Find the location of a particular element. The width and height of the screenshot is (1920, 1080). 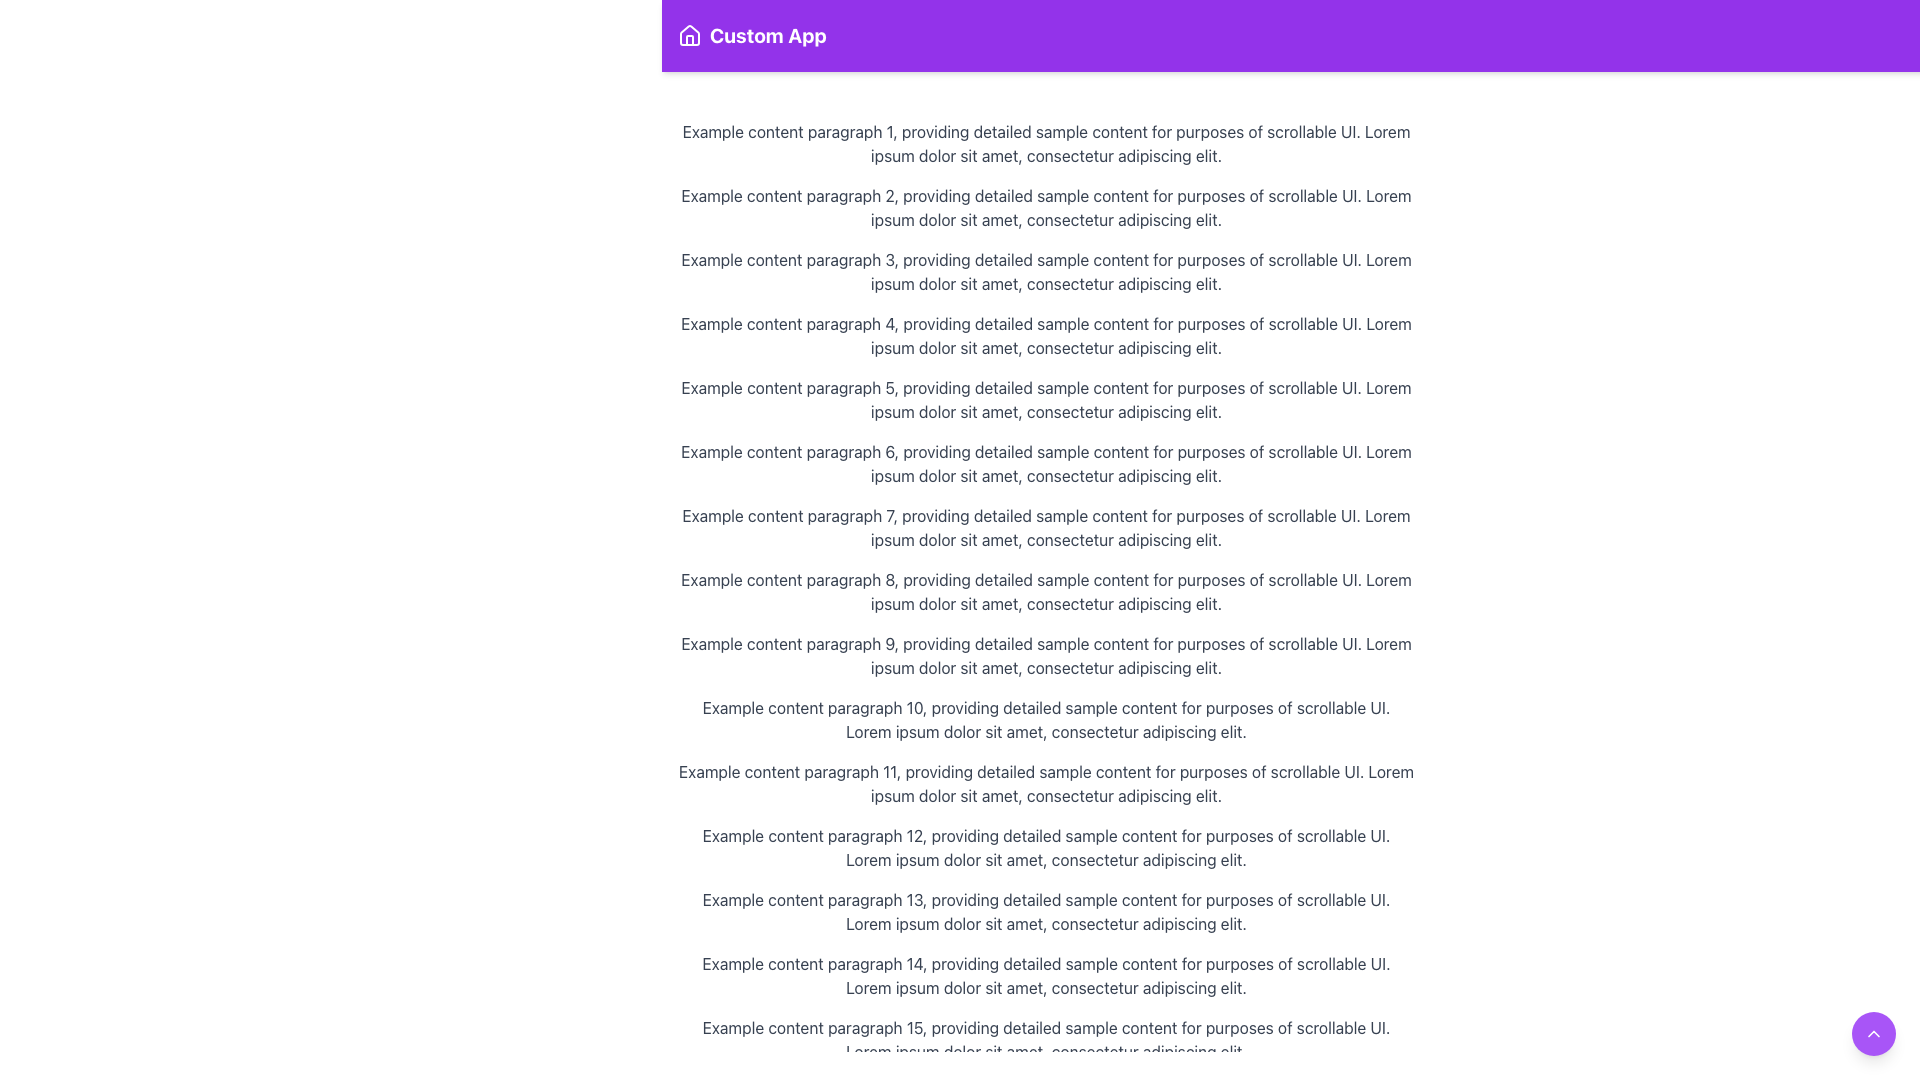

the text paragraph styled with a gray font color that contains the text: 'Example content paragraph 8, providing detailed sample content for purposes of scrollable UI.' is located at coordinates (1045, 590).